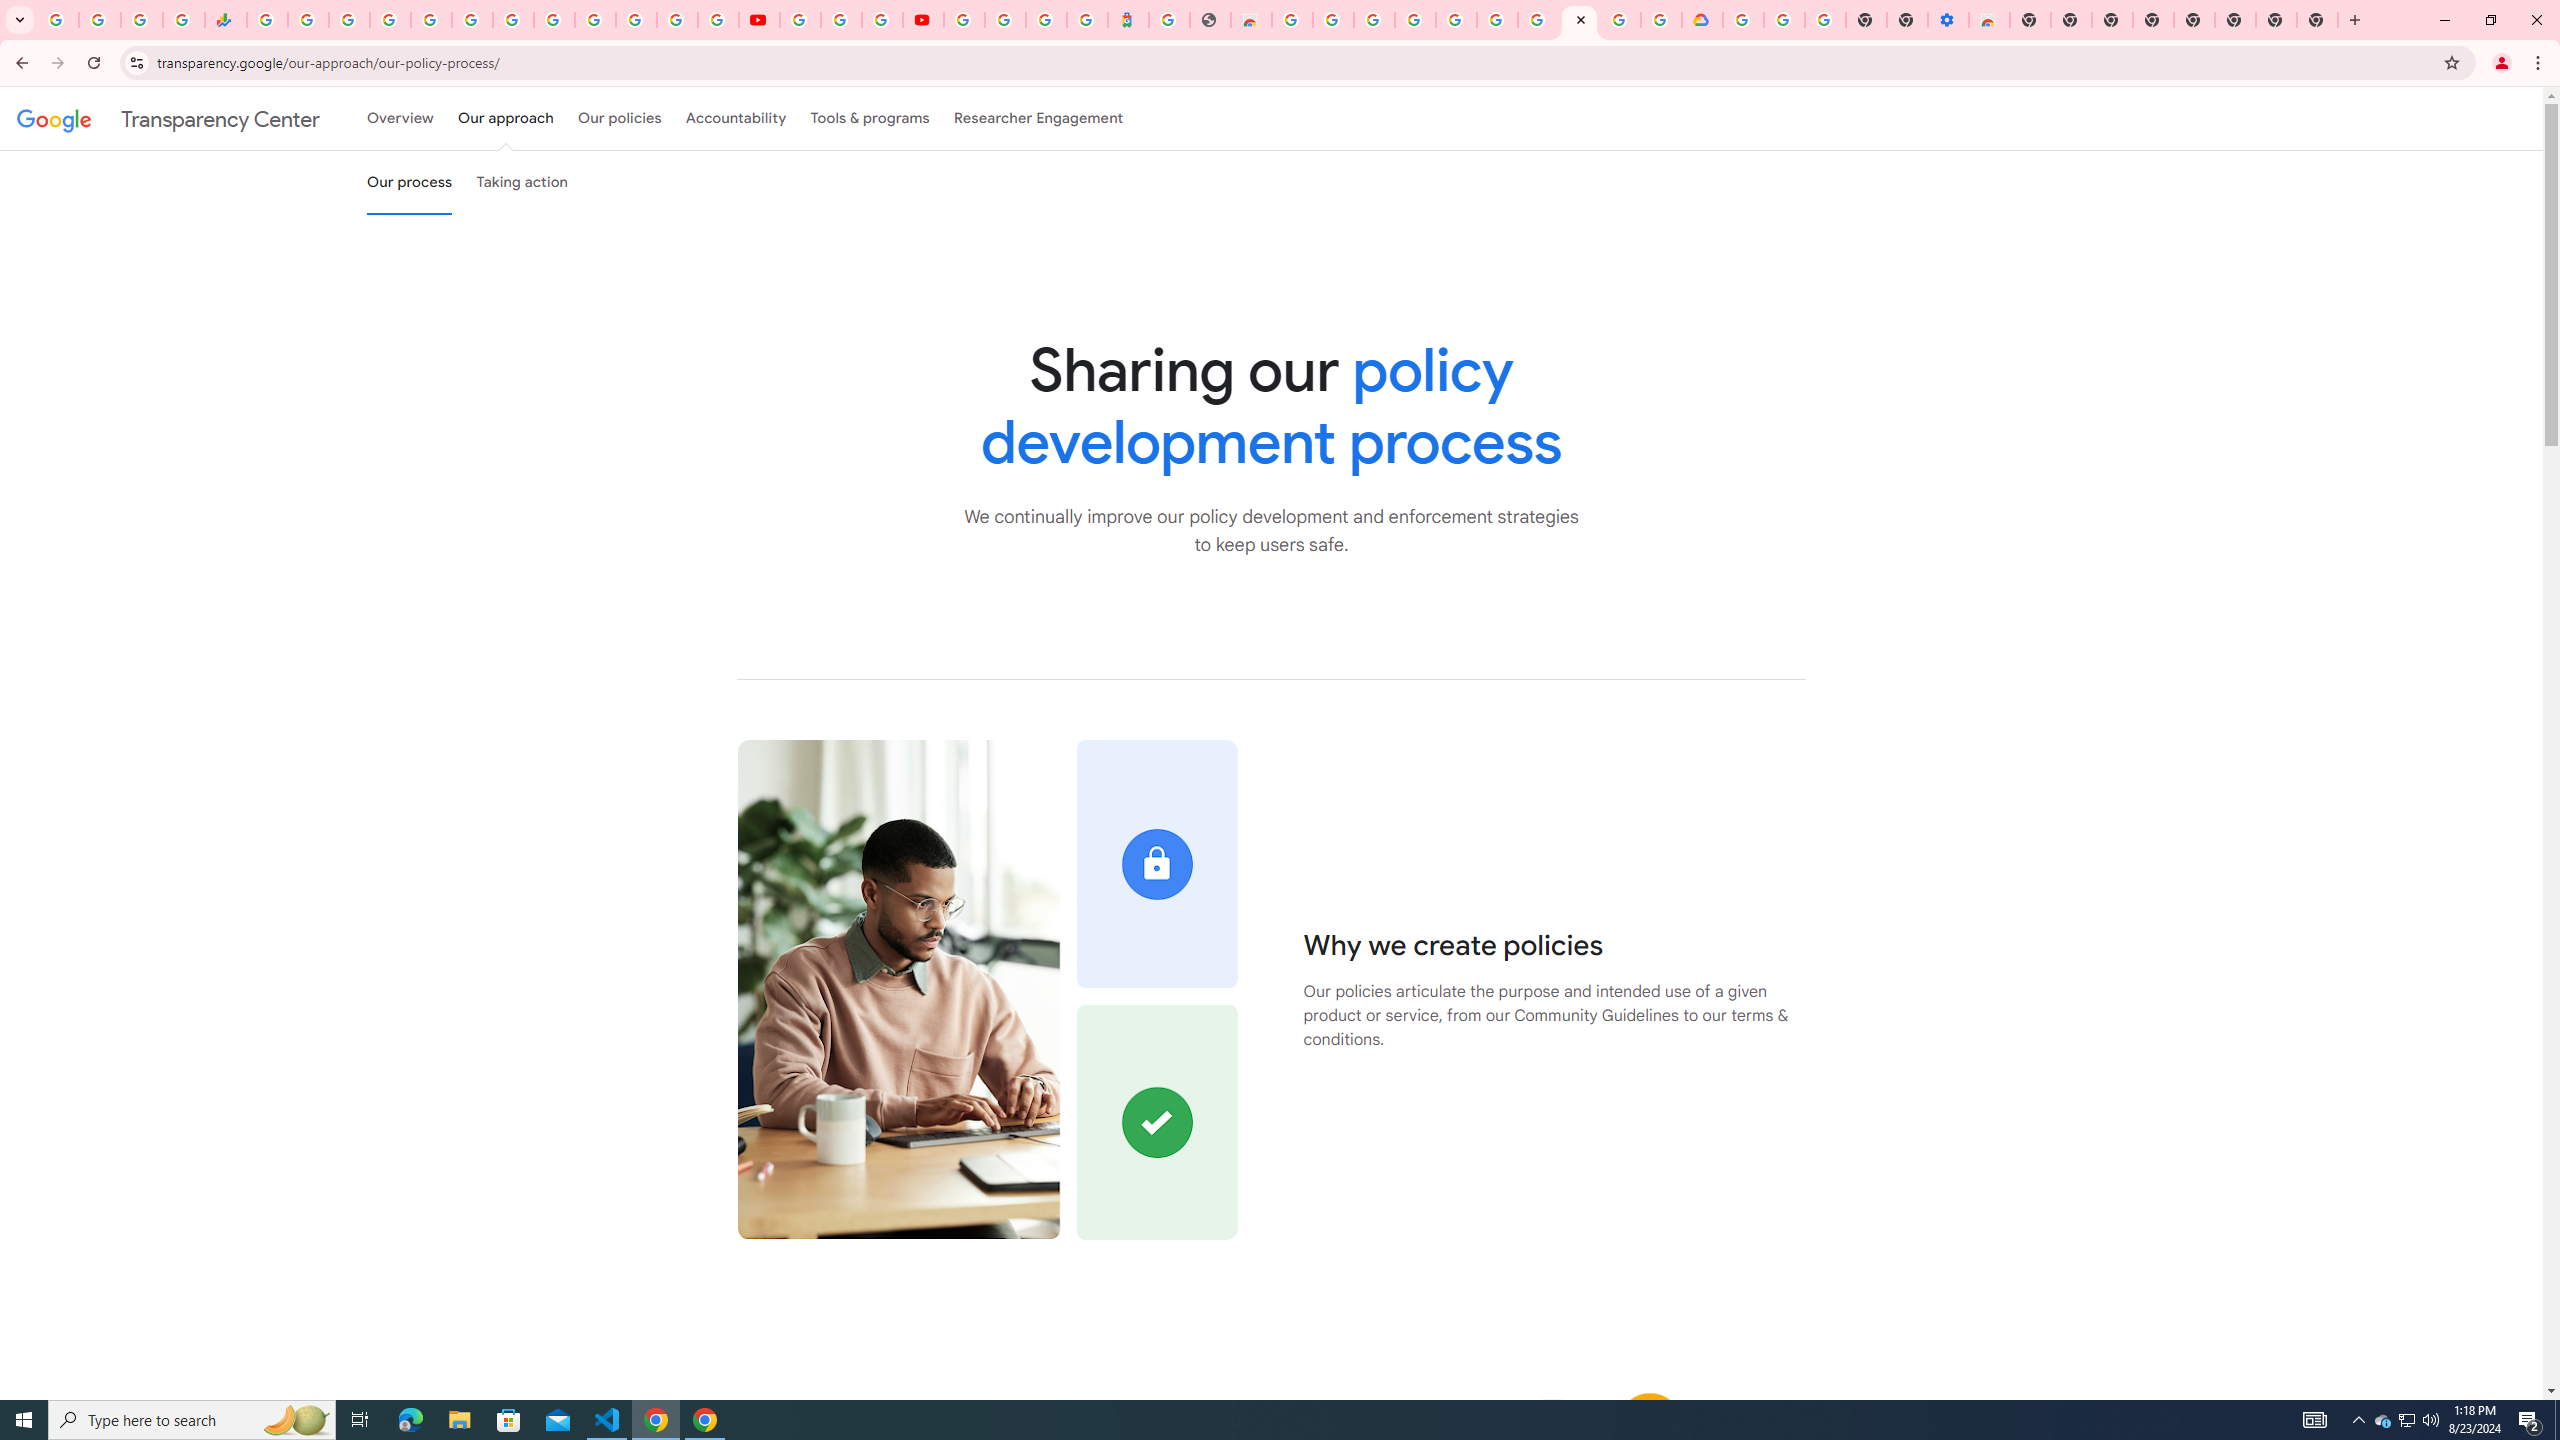 The height and width of the screenshot is (1440, 2560). What do you see at coordinates (1662, 19) in the screenshot?
I see `'Browse the Google Chrome Community - Google Chrome Community'` at bounding box center [1662, 19].